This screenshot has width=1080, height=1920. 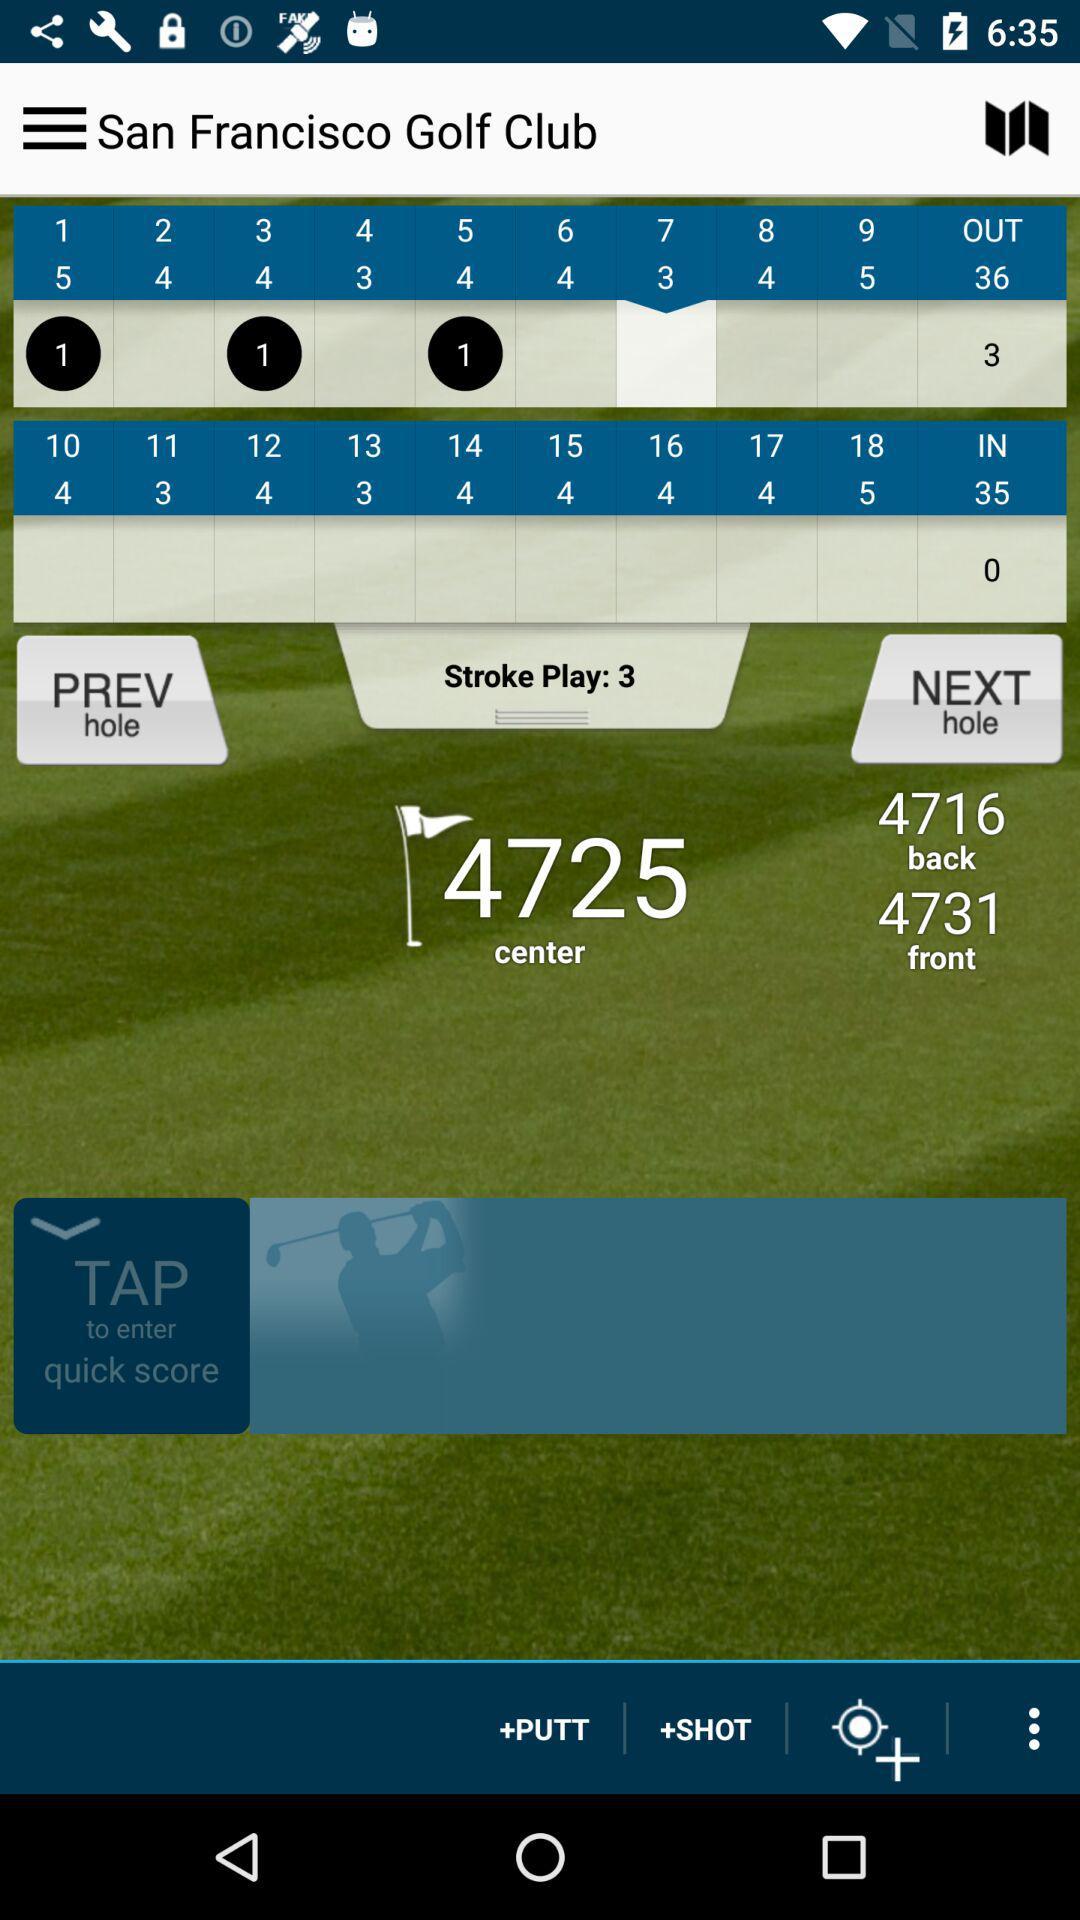 I want to click on open menu, so click(x=53, y=127).